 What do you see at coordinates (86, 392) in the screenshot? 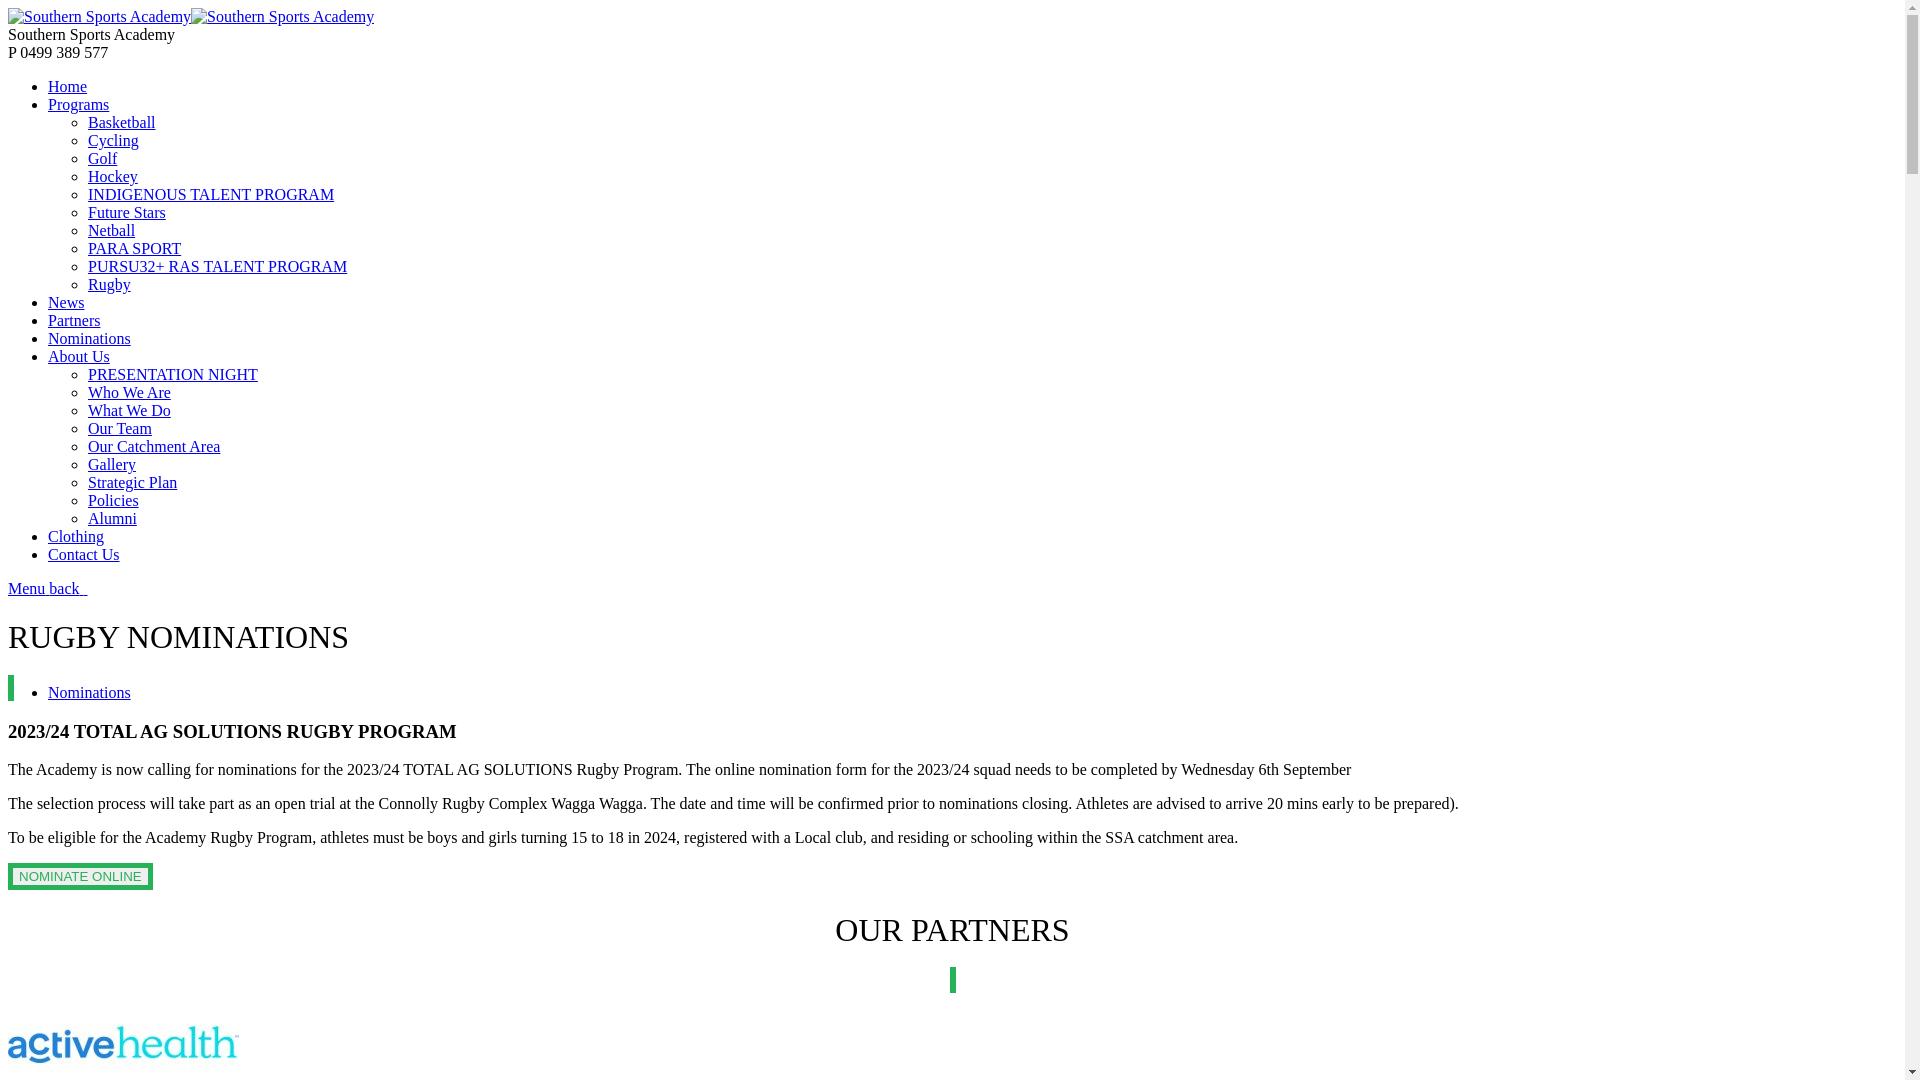
I see `'Who We Are'` at bounding box center [86, 392].